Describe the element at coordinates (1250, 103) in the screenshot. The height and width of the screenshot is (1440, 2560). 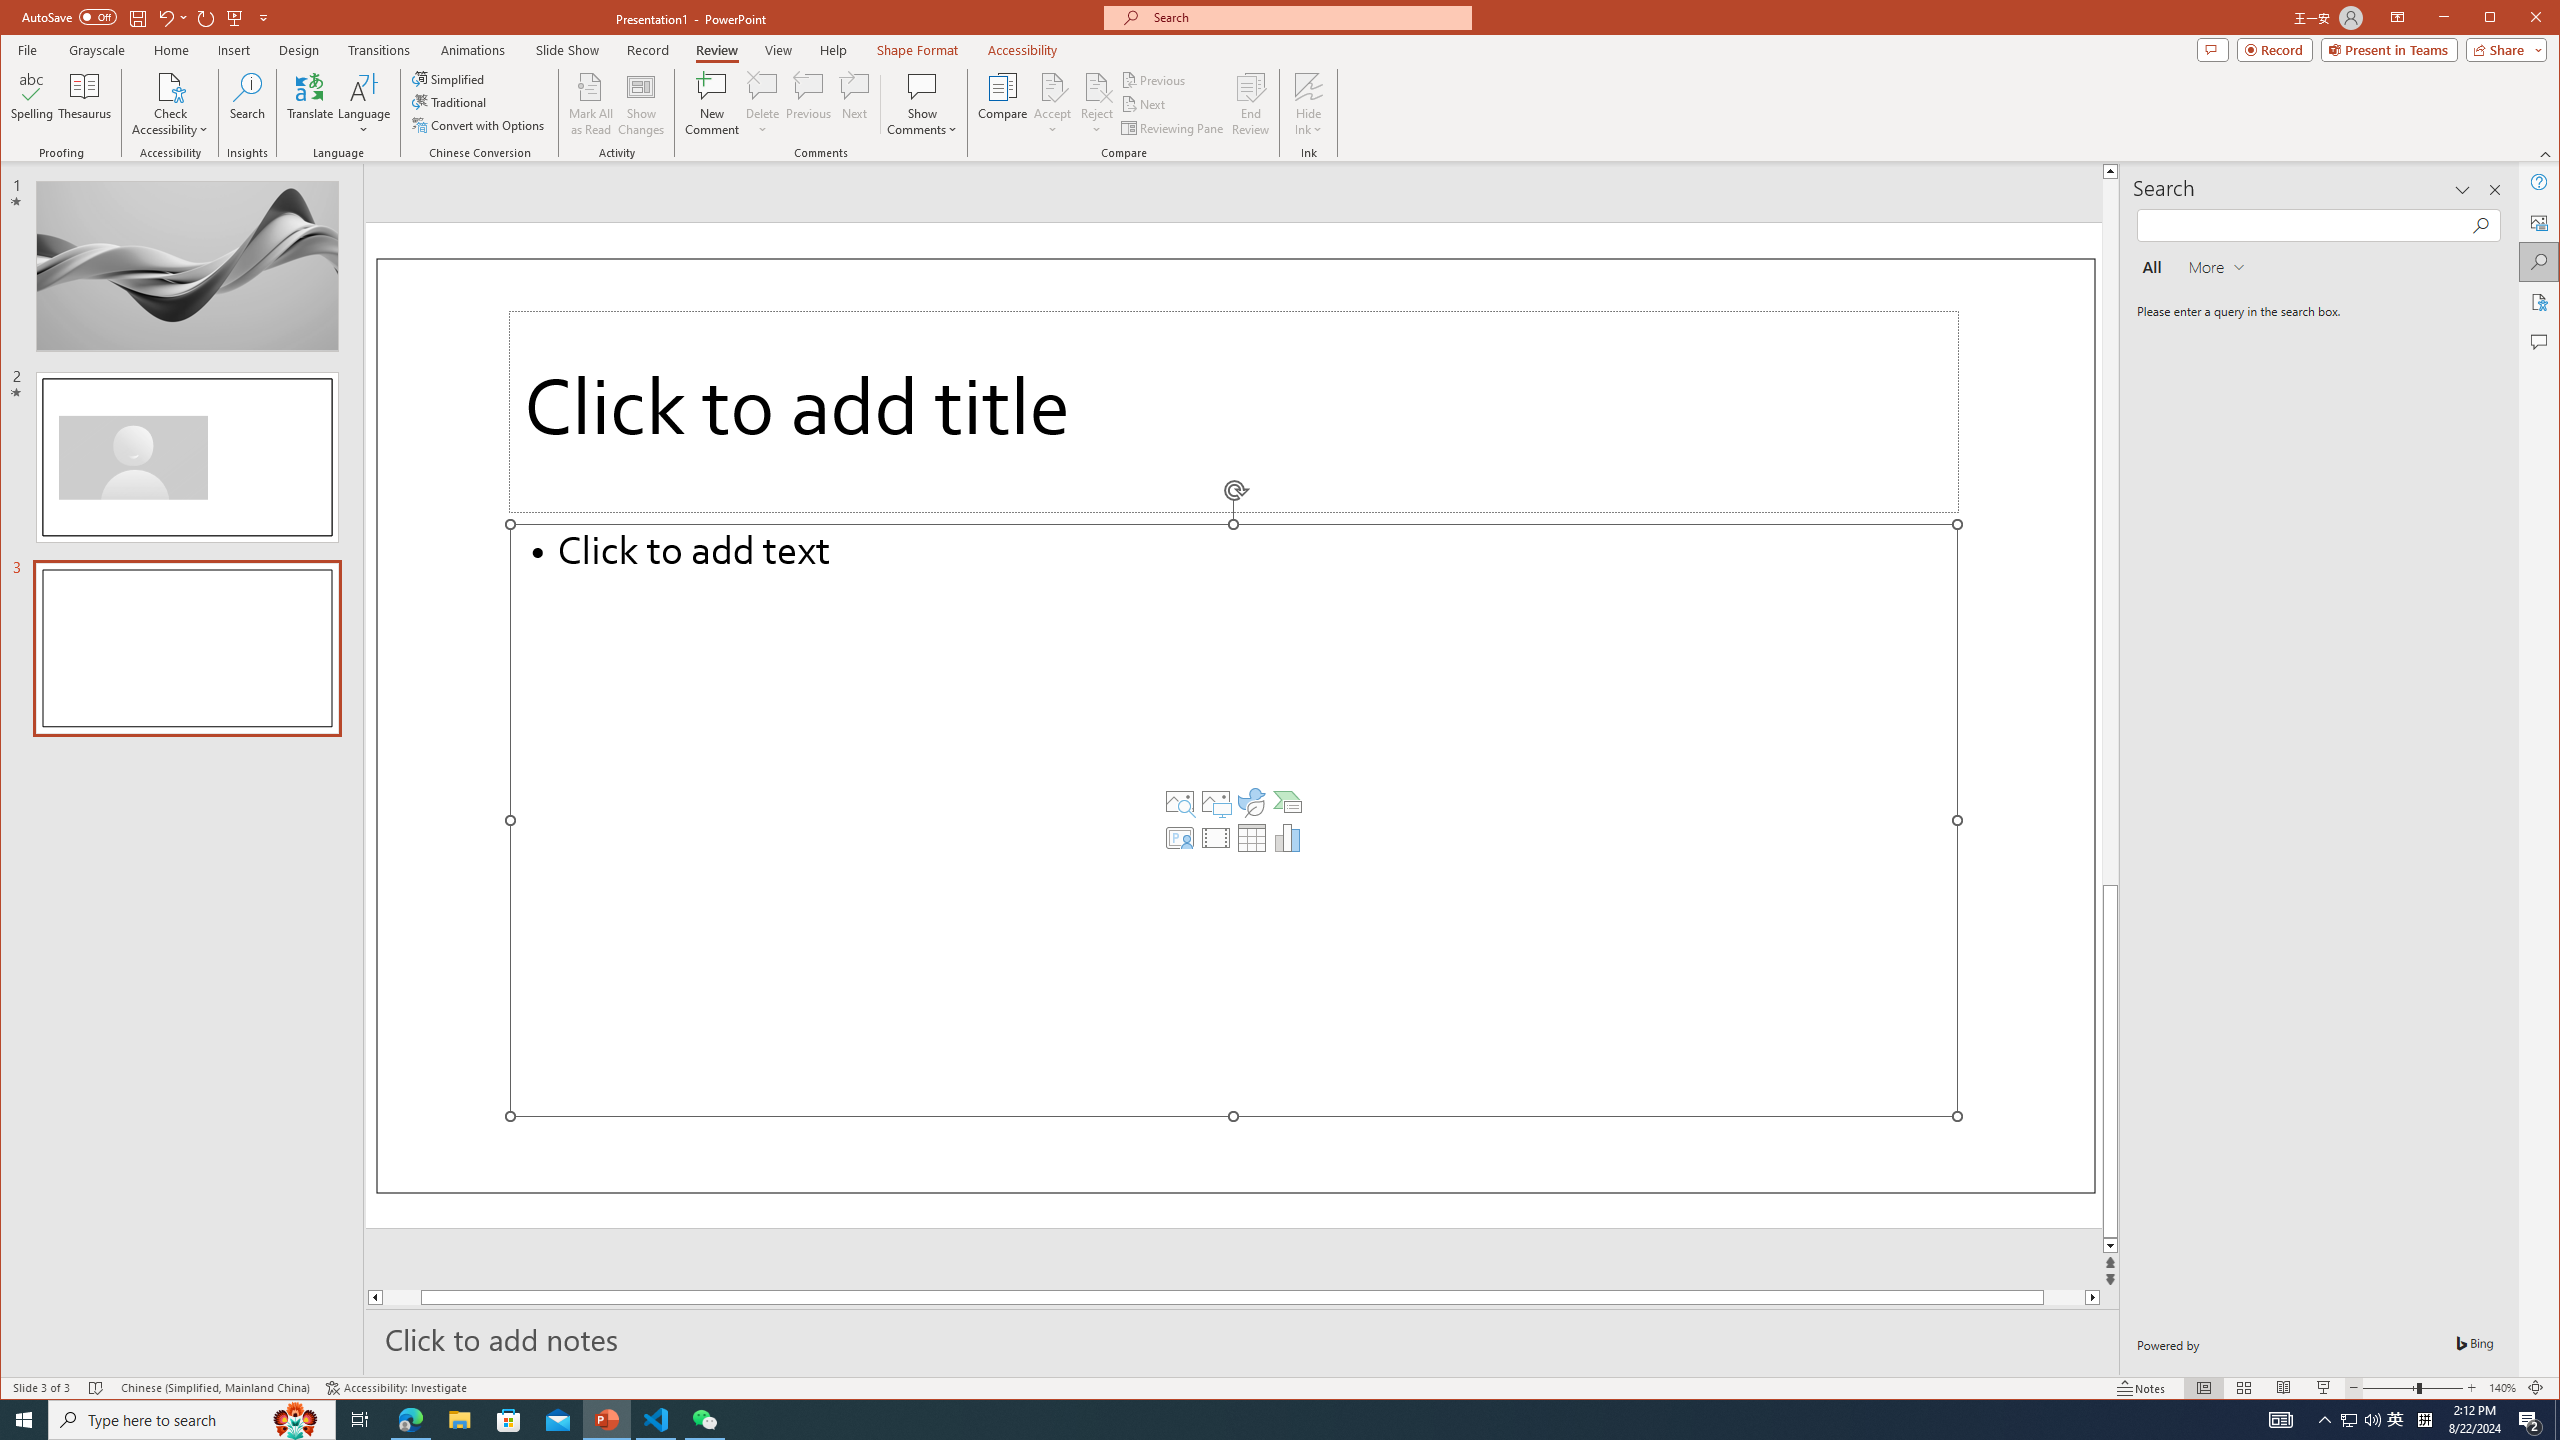
I see `'End Review'` at that location.